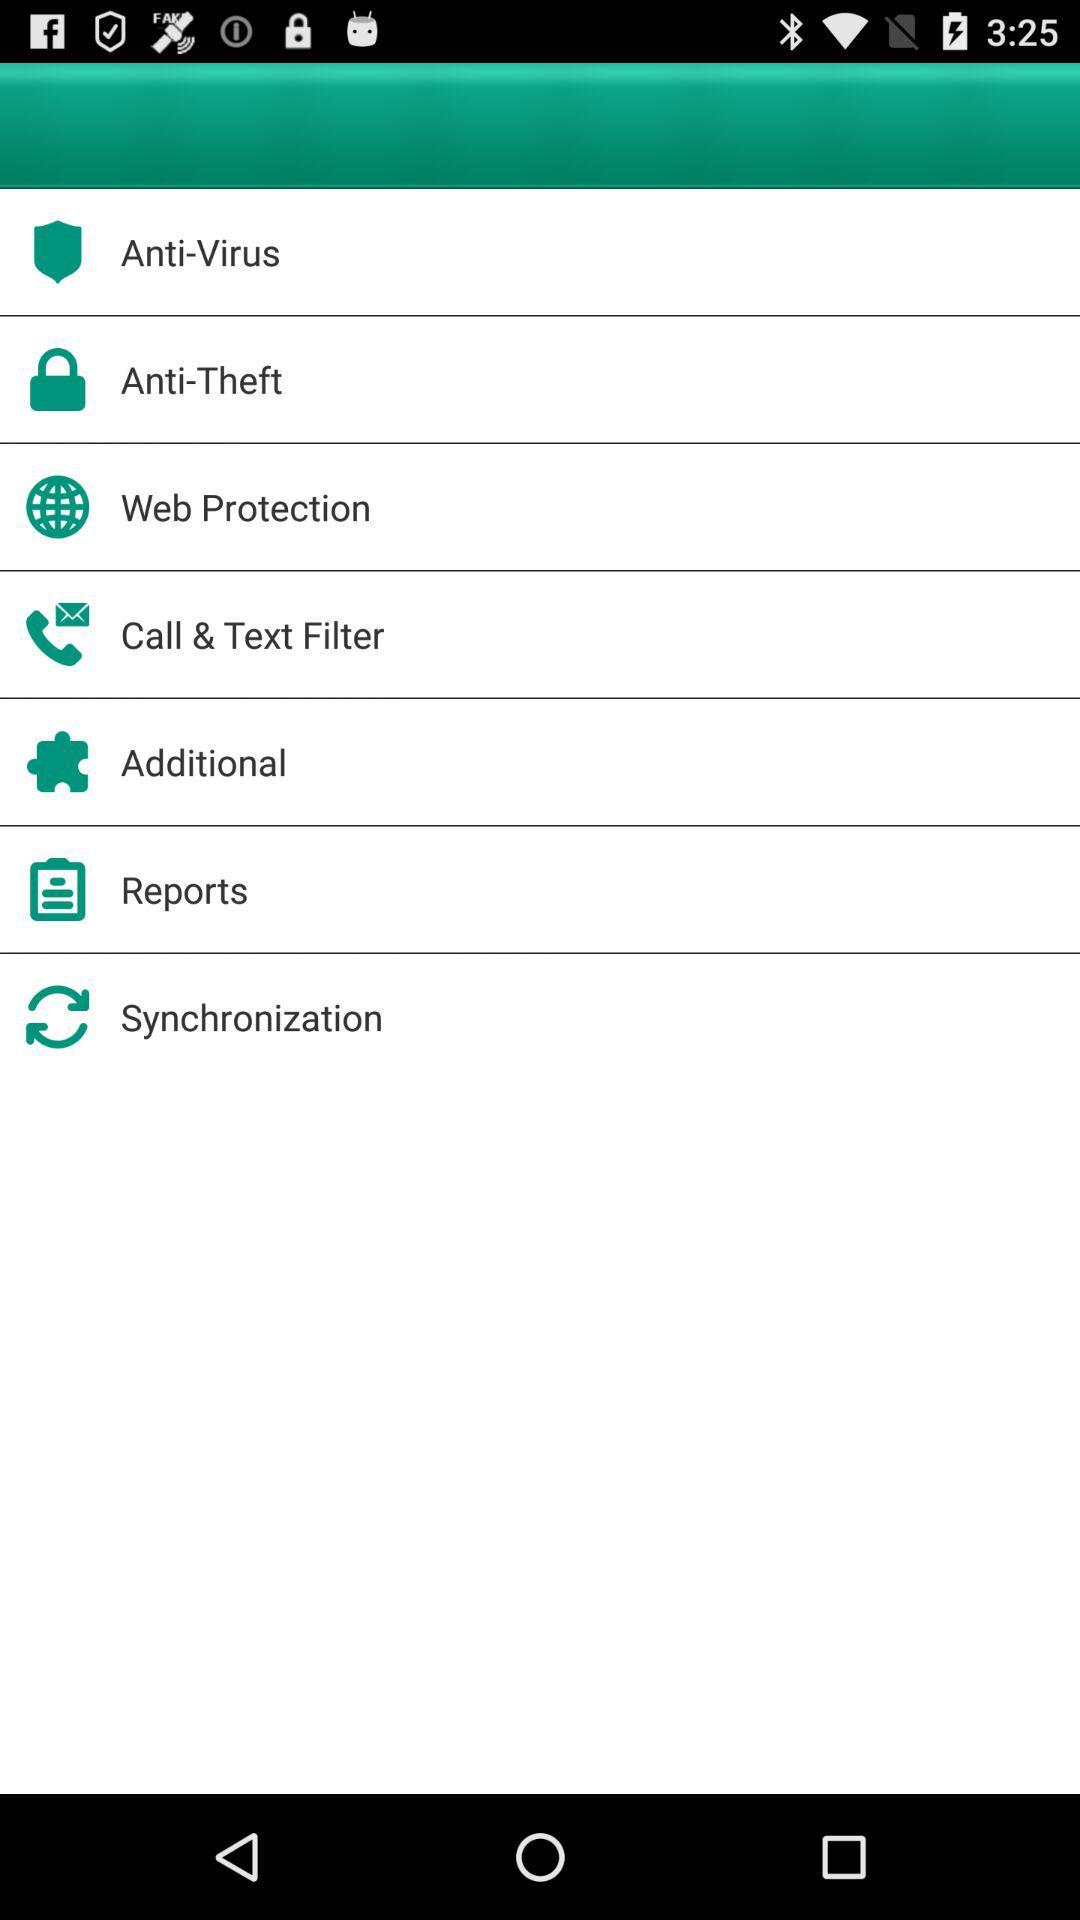  Describe the element at coordinates (245, 507) in the screenshot. I see `the item above call & text filter icon` at that location.